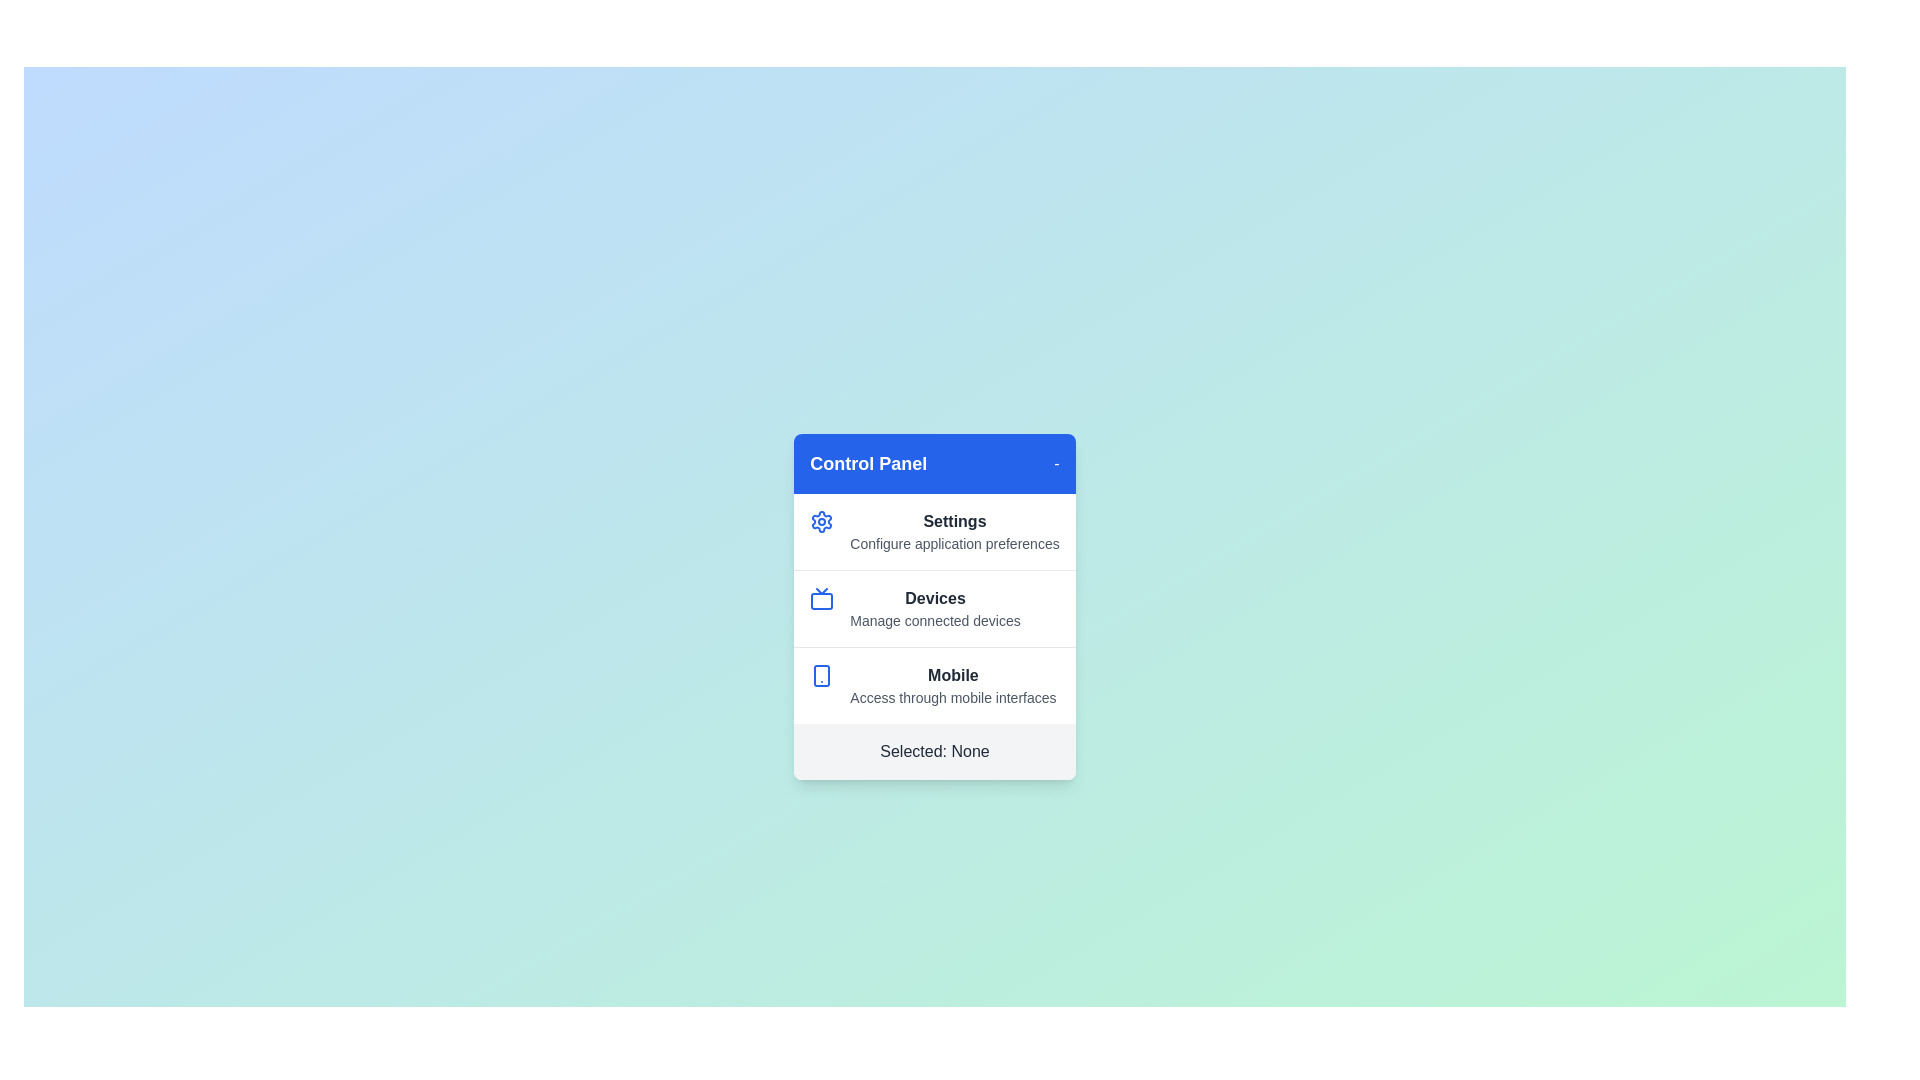 The height and width of the screenshot is (1080, 1920). Describe the element at coordinates (934, 531) in the screenshot. I see `the menu item Settings by clicking on it` at that location.